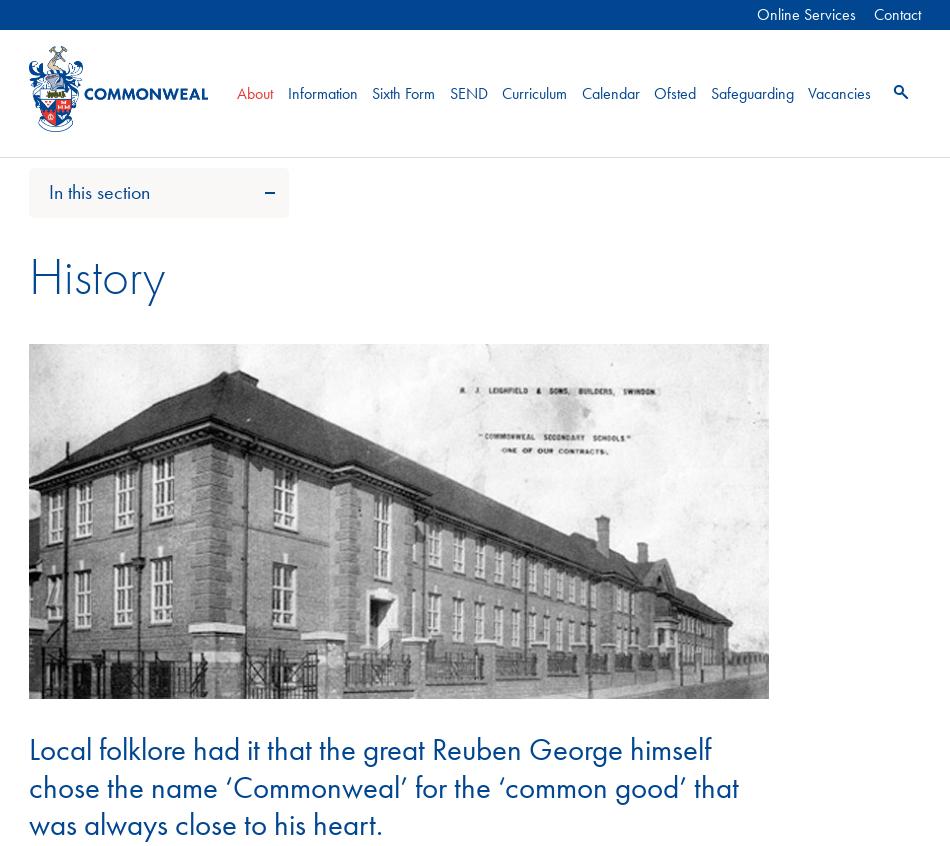  What do you see at coordinates (142, 536) in the screenshot?
I see `'Environmental Sustainability Statement'` at bounding box center [142, 536].